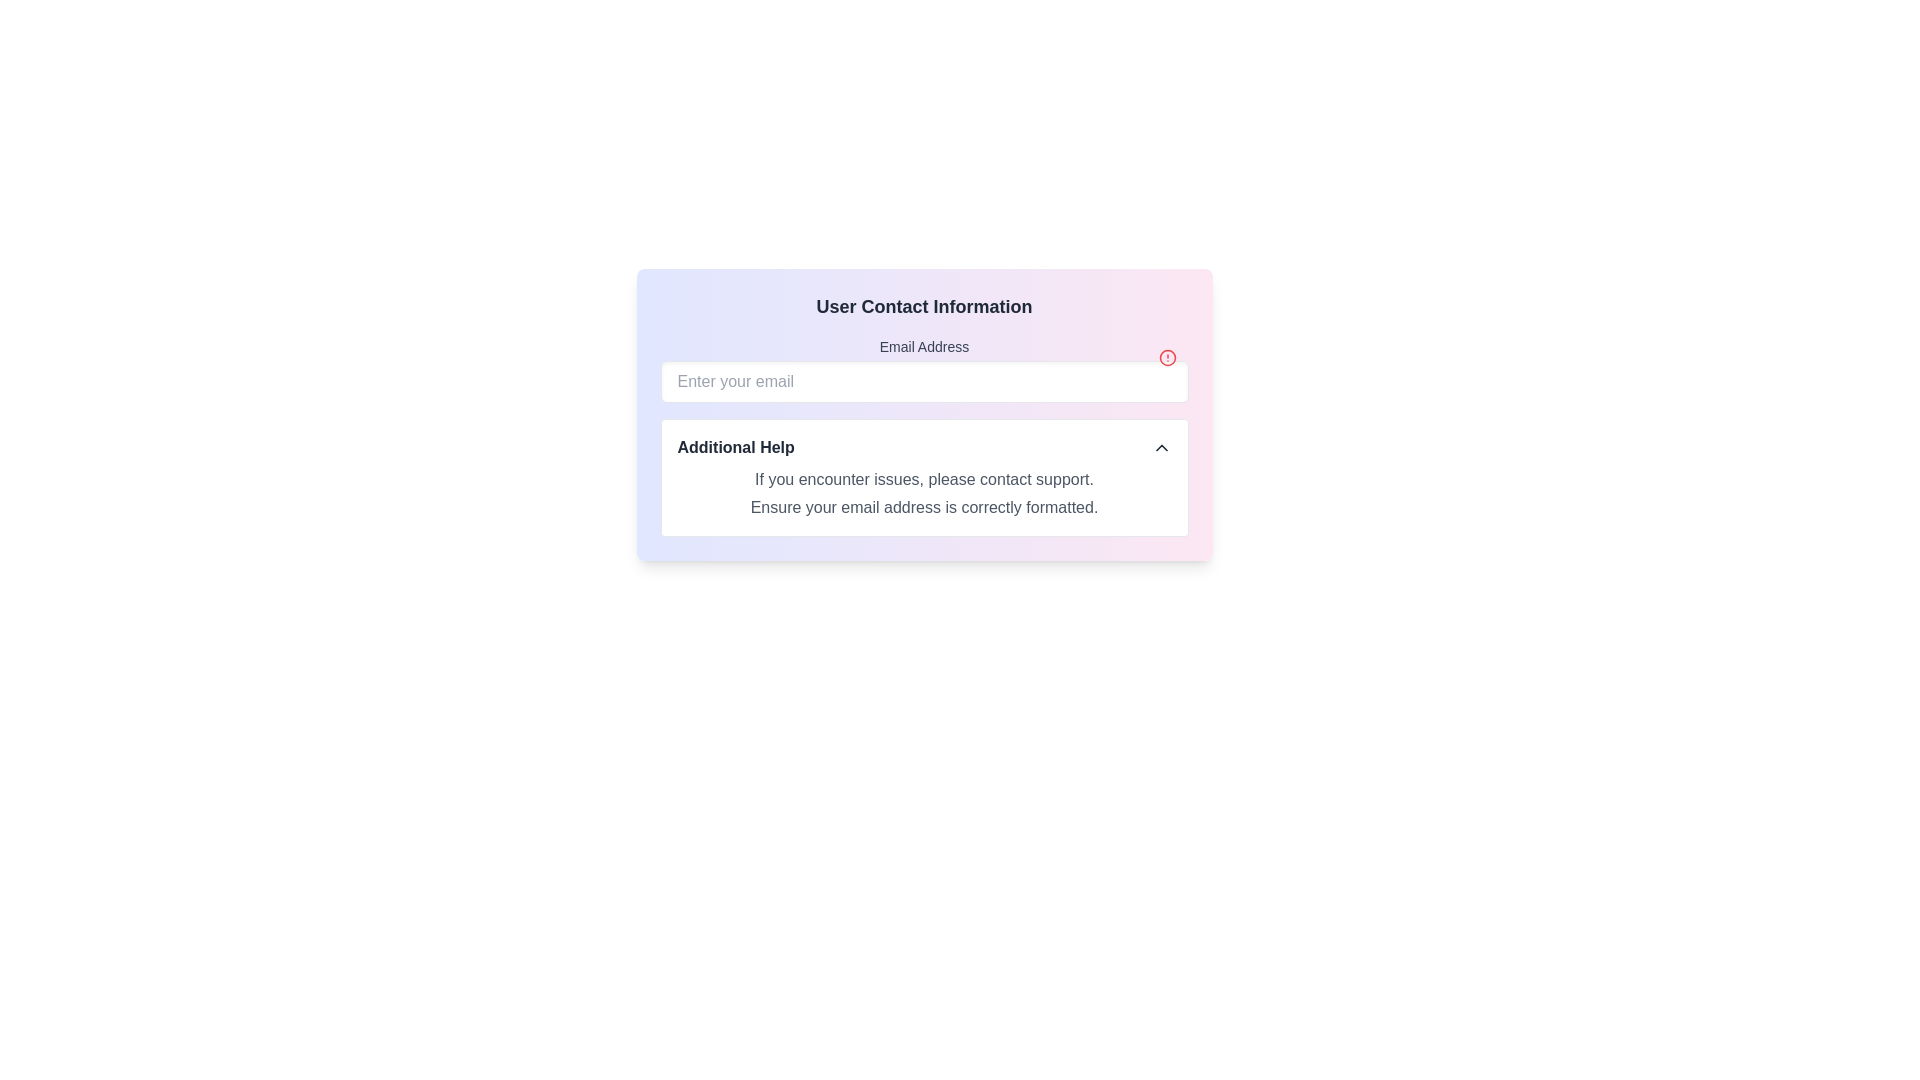 This screenshot has width=1920, height=1080. I want to click on the graphical circle within the composite SVG icon located at the top-right corner of the input field's group box, which serves as an alert or notification indicator, so click(1167, 357).